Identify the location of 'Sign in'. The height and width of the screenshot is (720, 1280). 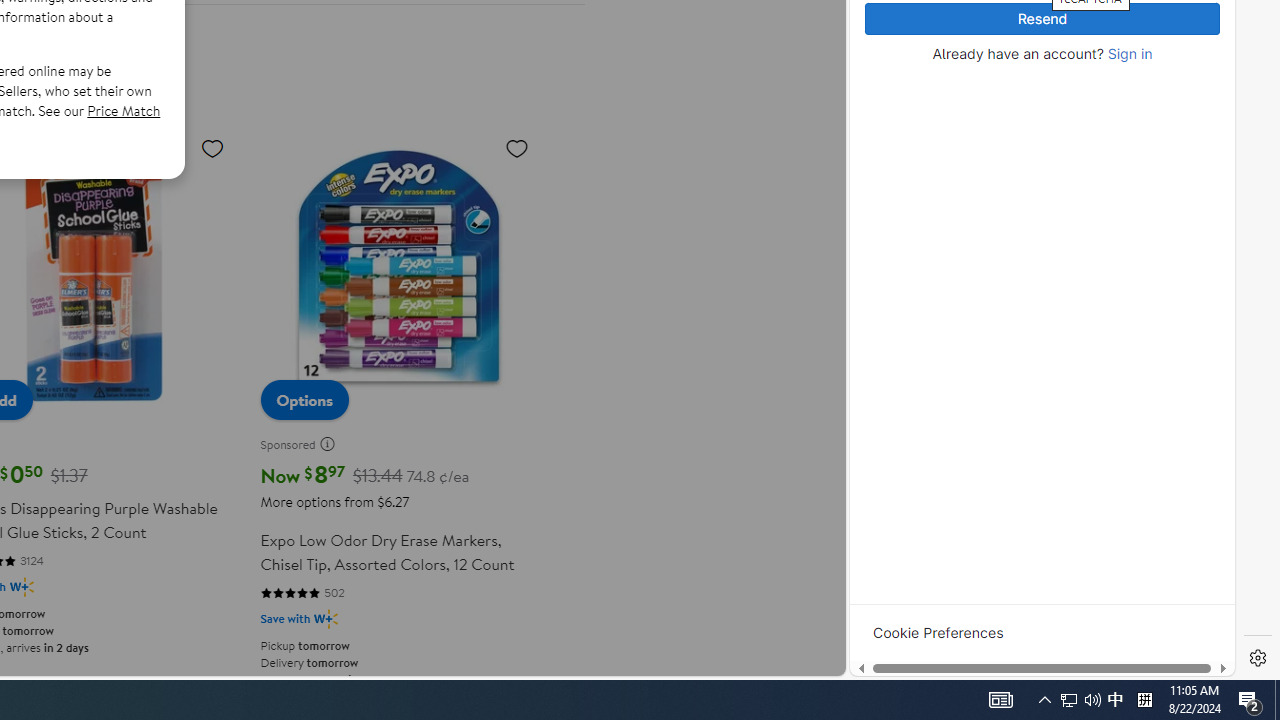
(1130, 53).